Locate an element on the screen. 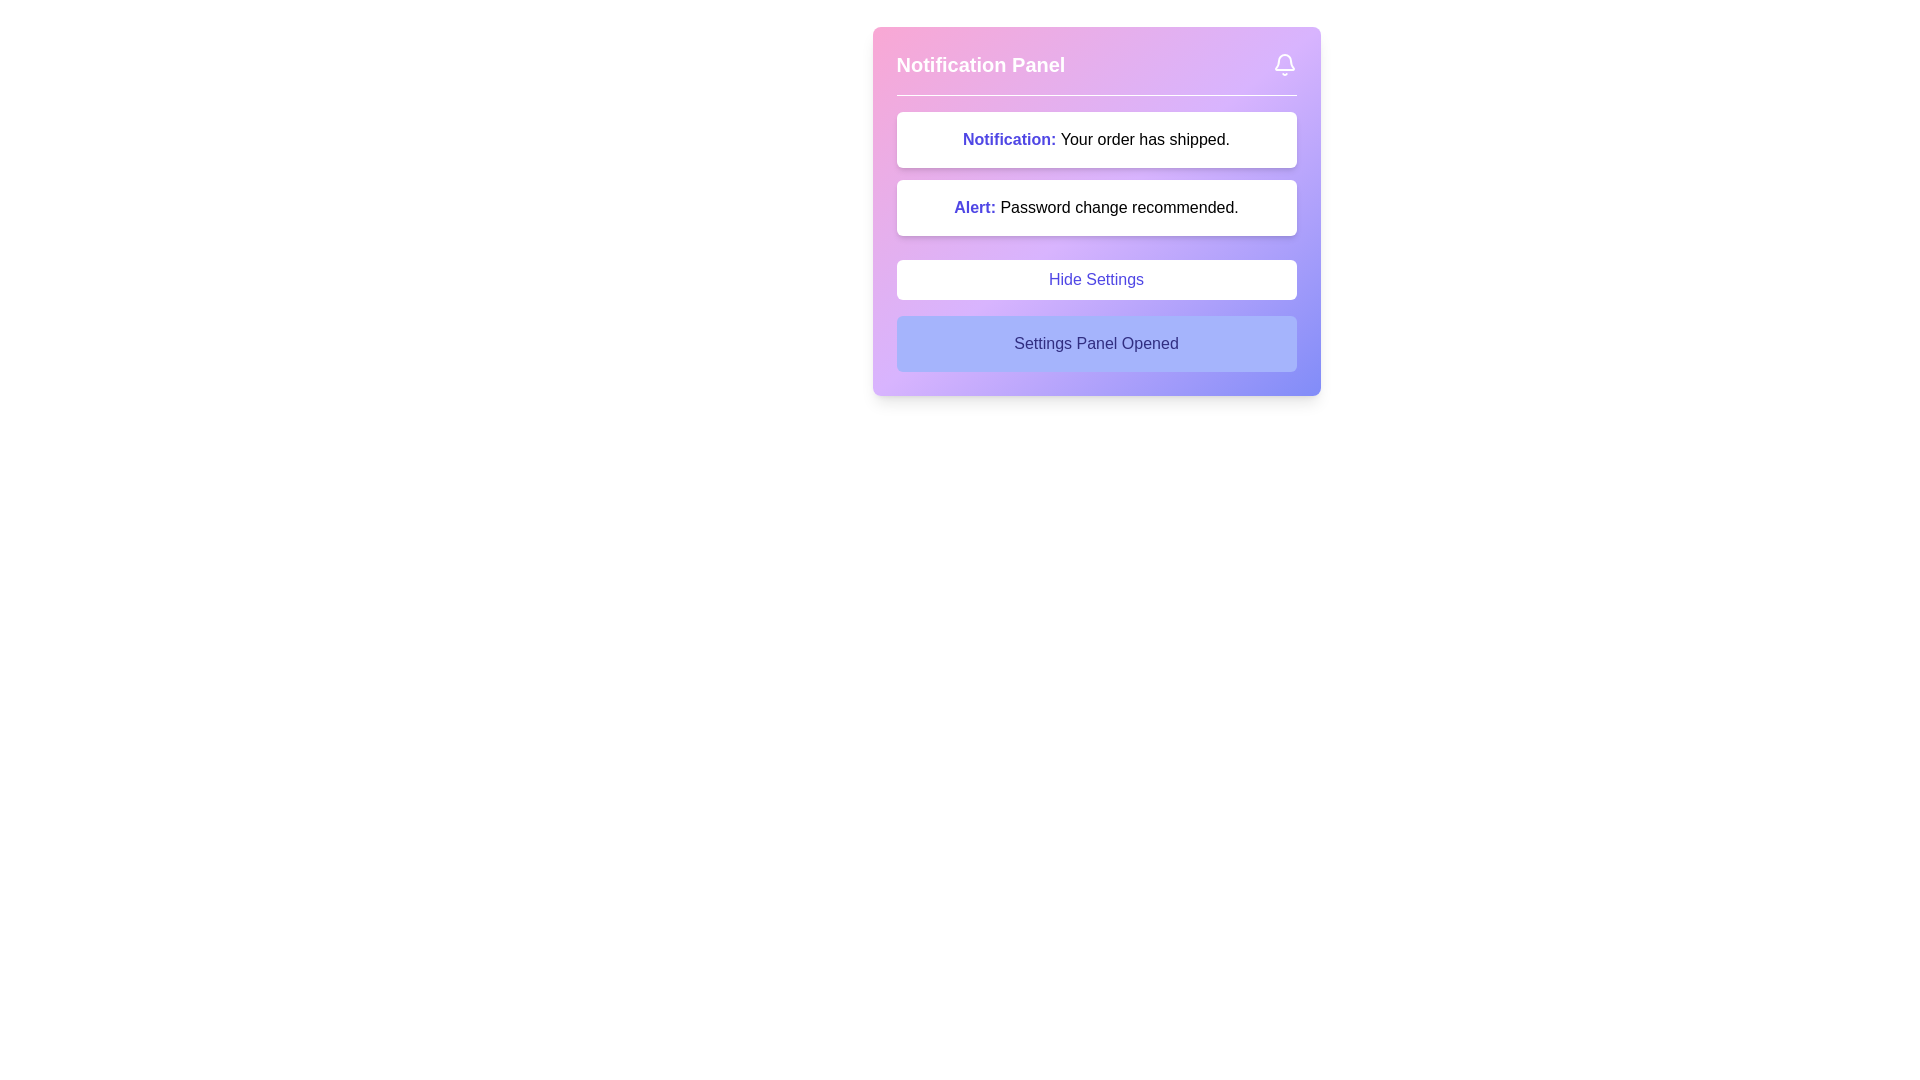 The image size is (1920, 1080). the Text Label in the notification panel that serves as a label for the notification message is located at coordinates (1011, 138).